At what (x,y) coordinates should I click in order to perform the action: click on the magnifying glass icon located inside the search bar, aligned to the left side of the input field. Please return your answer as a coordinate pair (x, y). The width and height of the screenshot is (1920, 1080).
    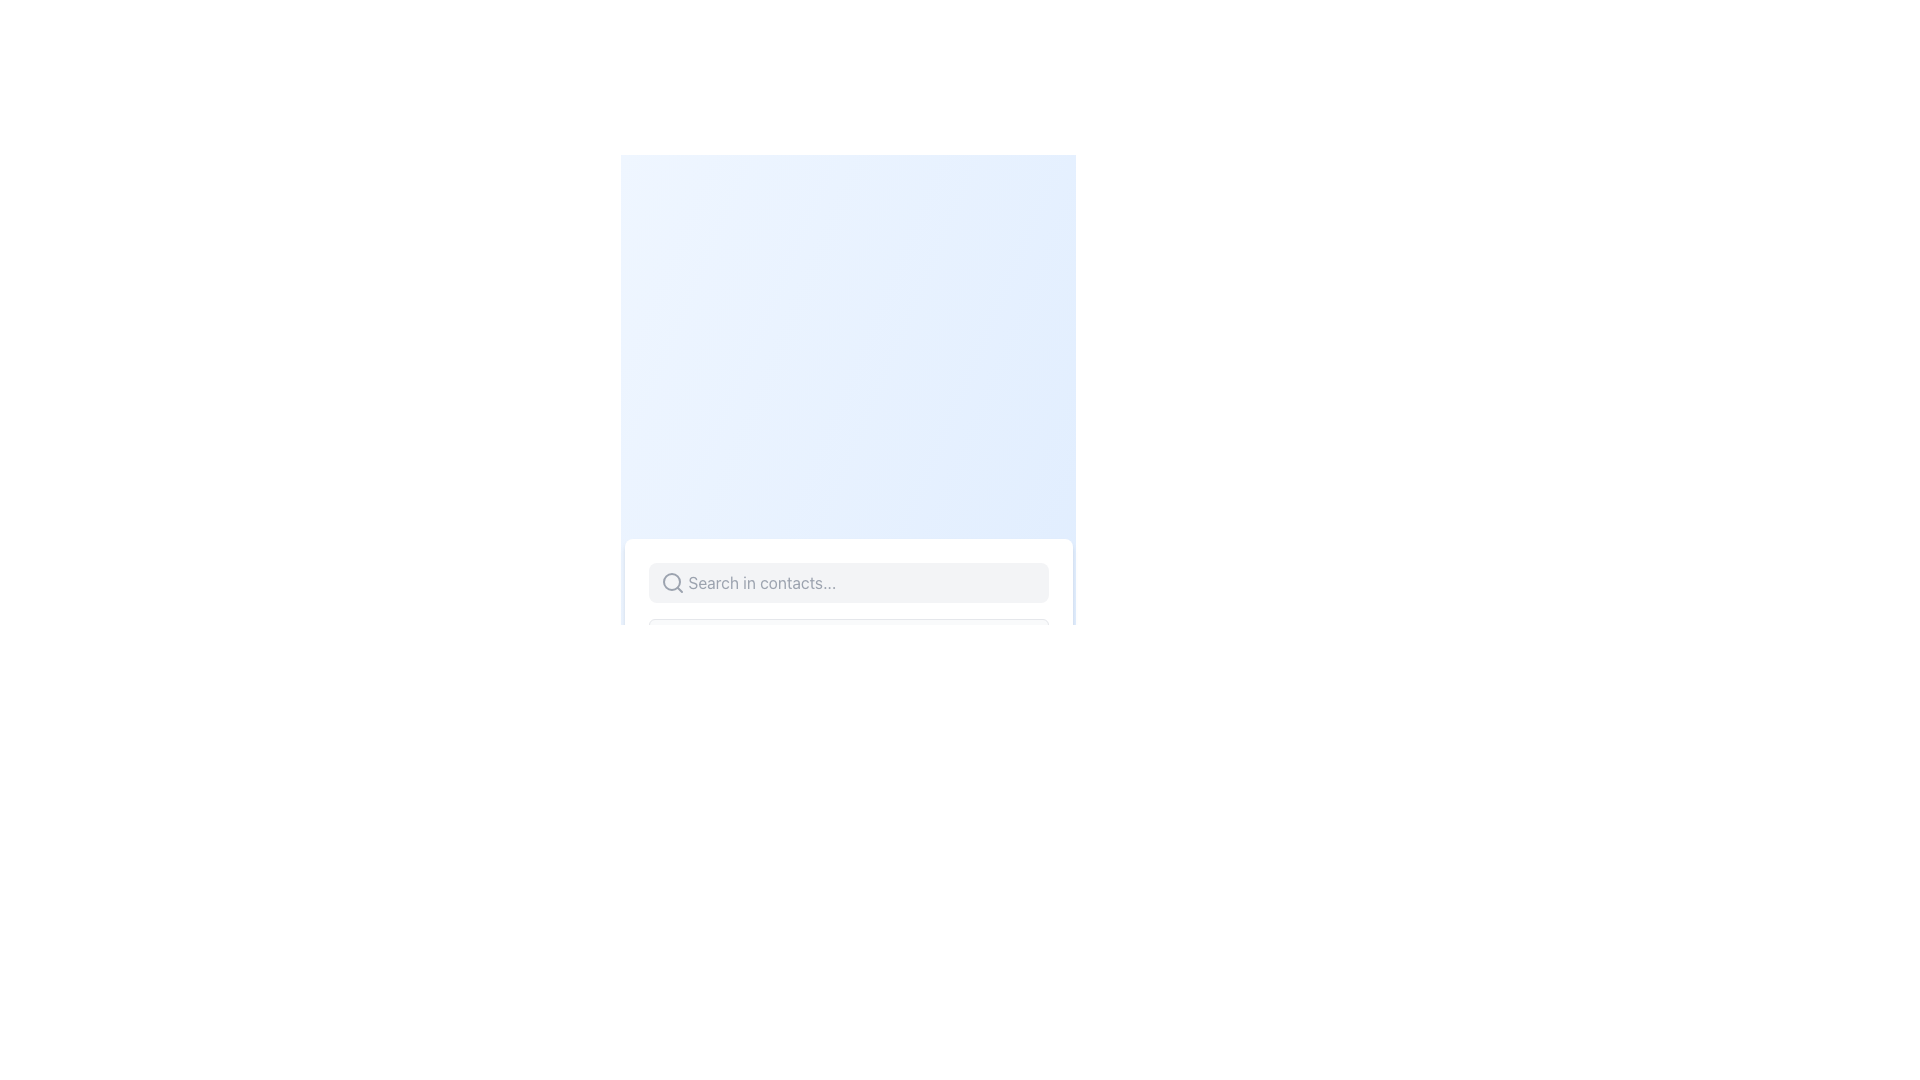
    Looking at the image, I should click on (672, 582).